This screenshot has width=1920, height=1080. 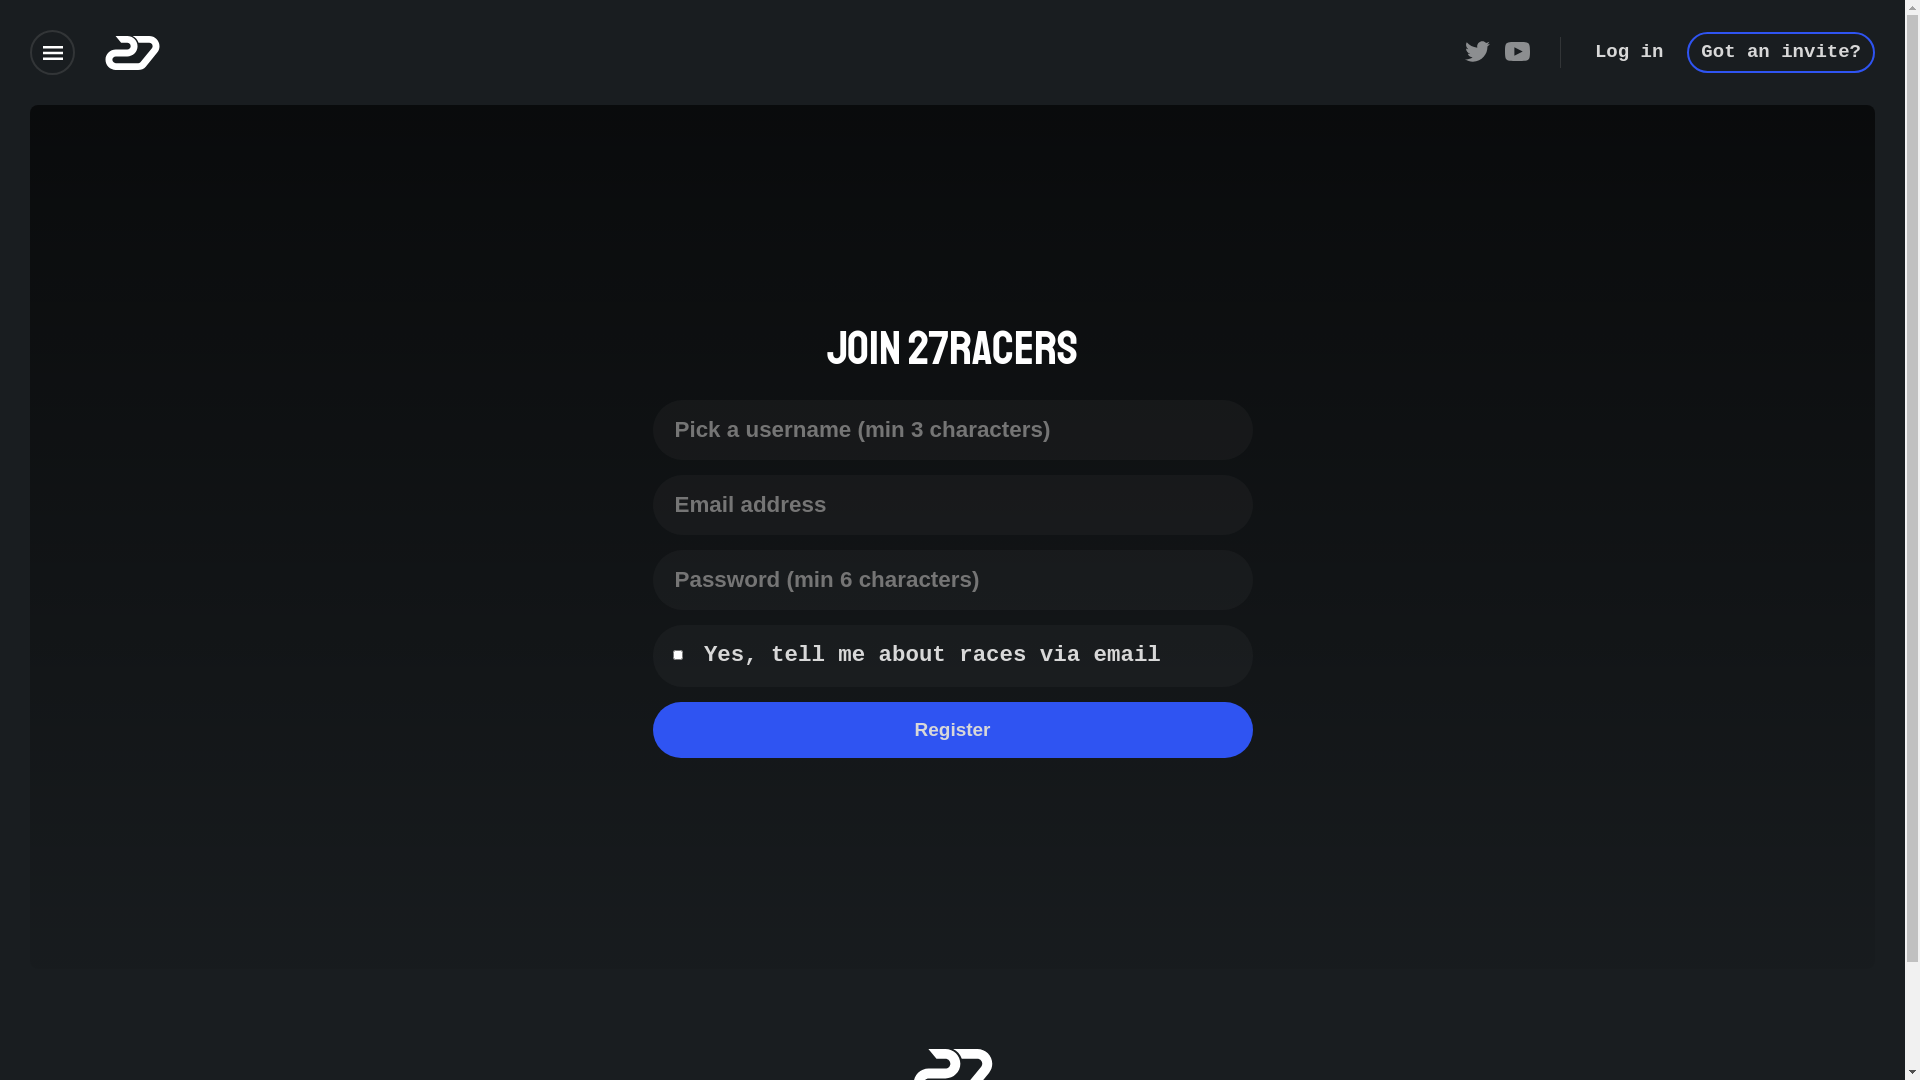 I want to click on 'Got an invite?', so click(x=1780, y=52).